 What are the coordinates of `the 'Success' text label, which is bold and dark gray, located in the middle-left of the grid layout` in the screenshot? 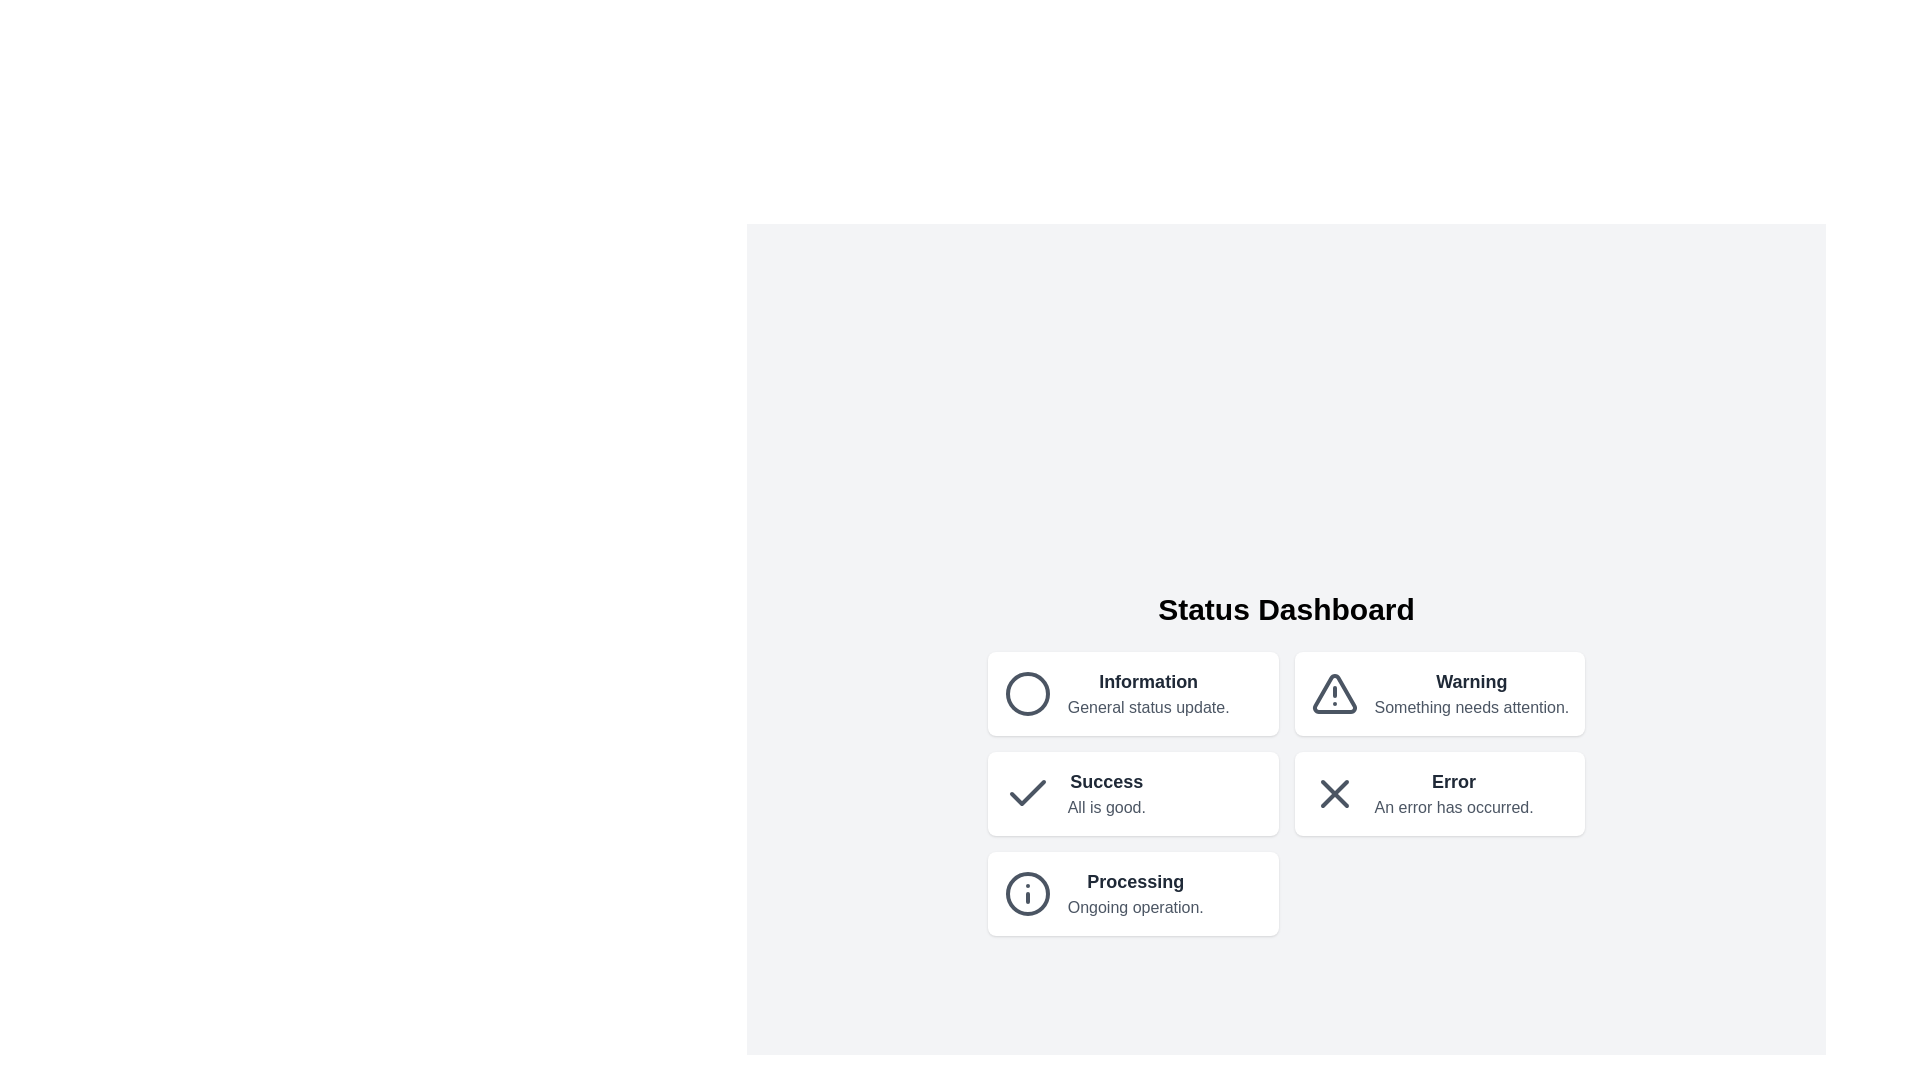 It's located at (1105, 781).